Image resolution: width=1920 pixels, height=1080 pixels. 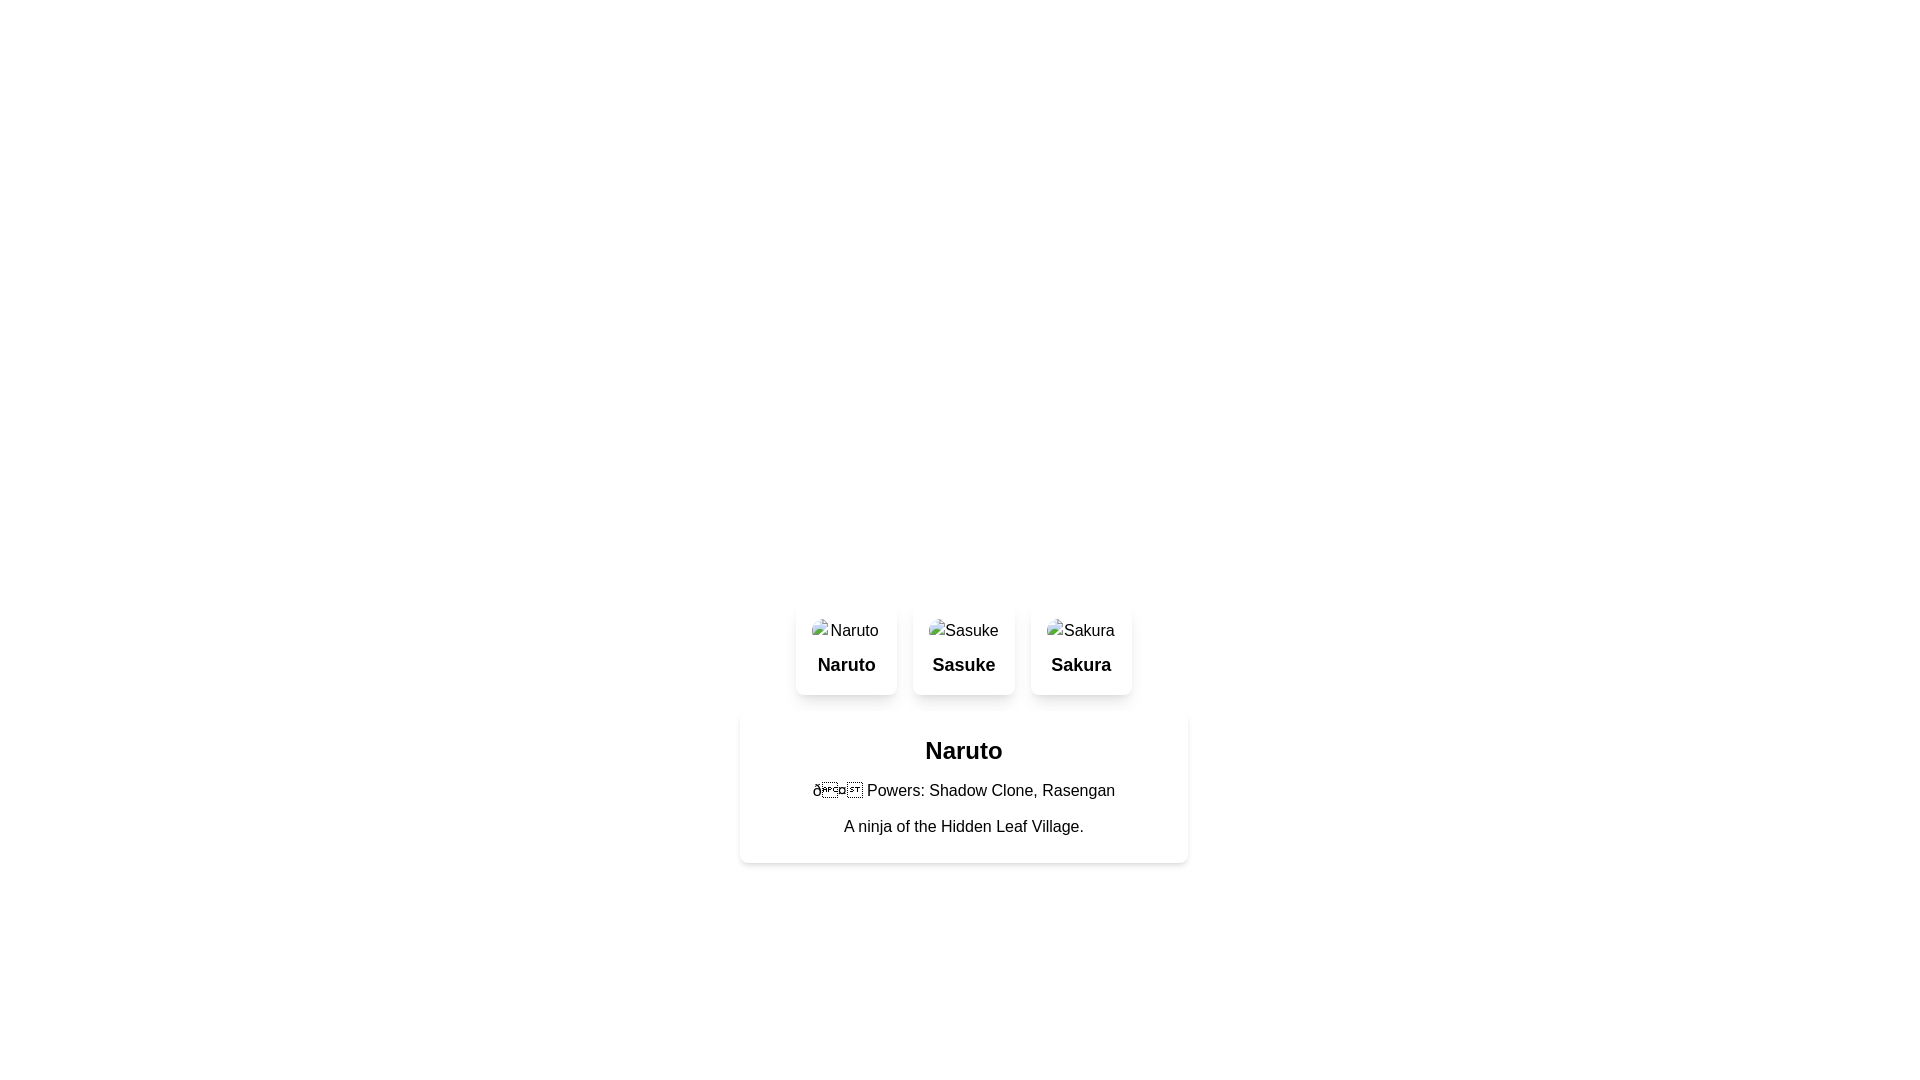 What do you see at coordinates (1080, 648) in the screenshot?
I see `the selectable card associated with the 'Sakura' character, which is the third item in a grid layout of cards, positioned to the right of the 'Naruto' and 'Sasuke' cards` at bounding box center [1080, 648].